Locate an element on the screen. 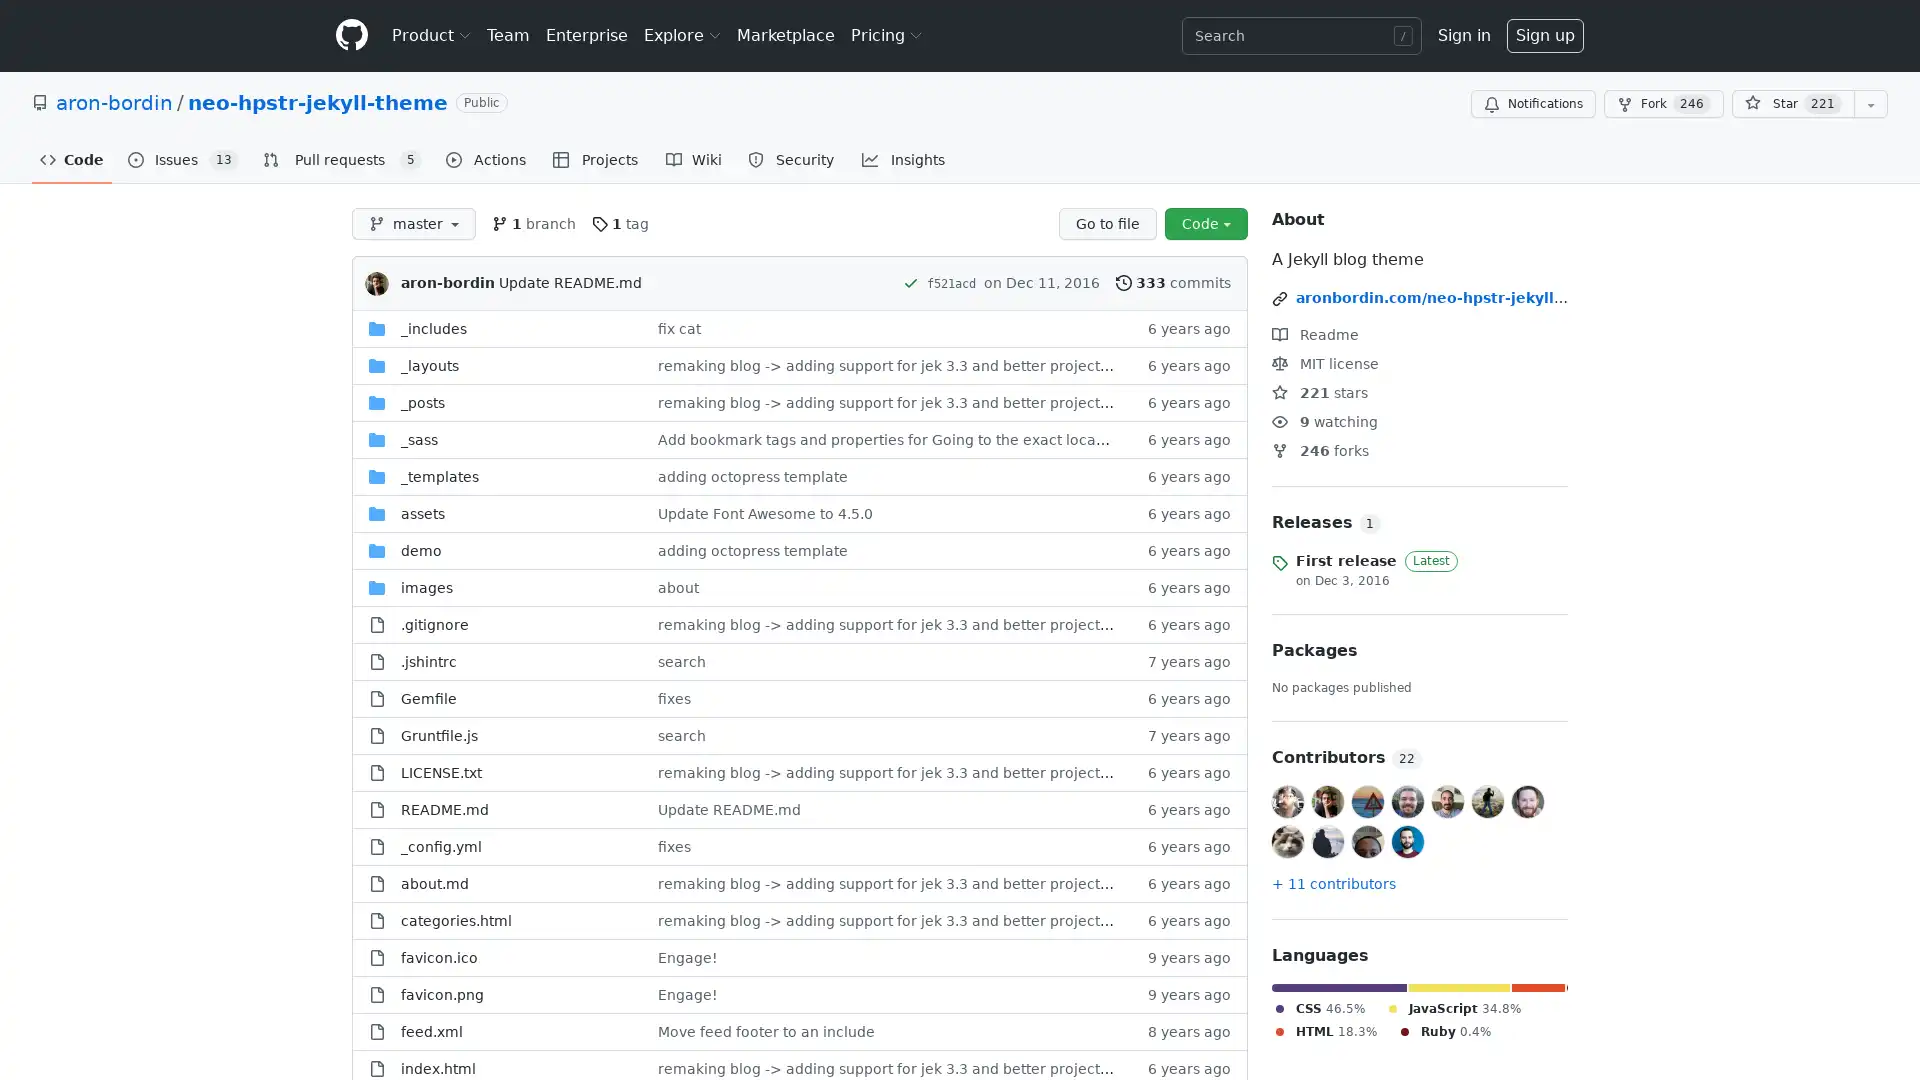 The width and height of the screenshot is (1920, 1080). You must be signed in to add this repository to a list is located at coordinates (1870, 104).